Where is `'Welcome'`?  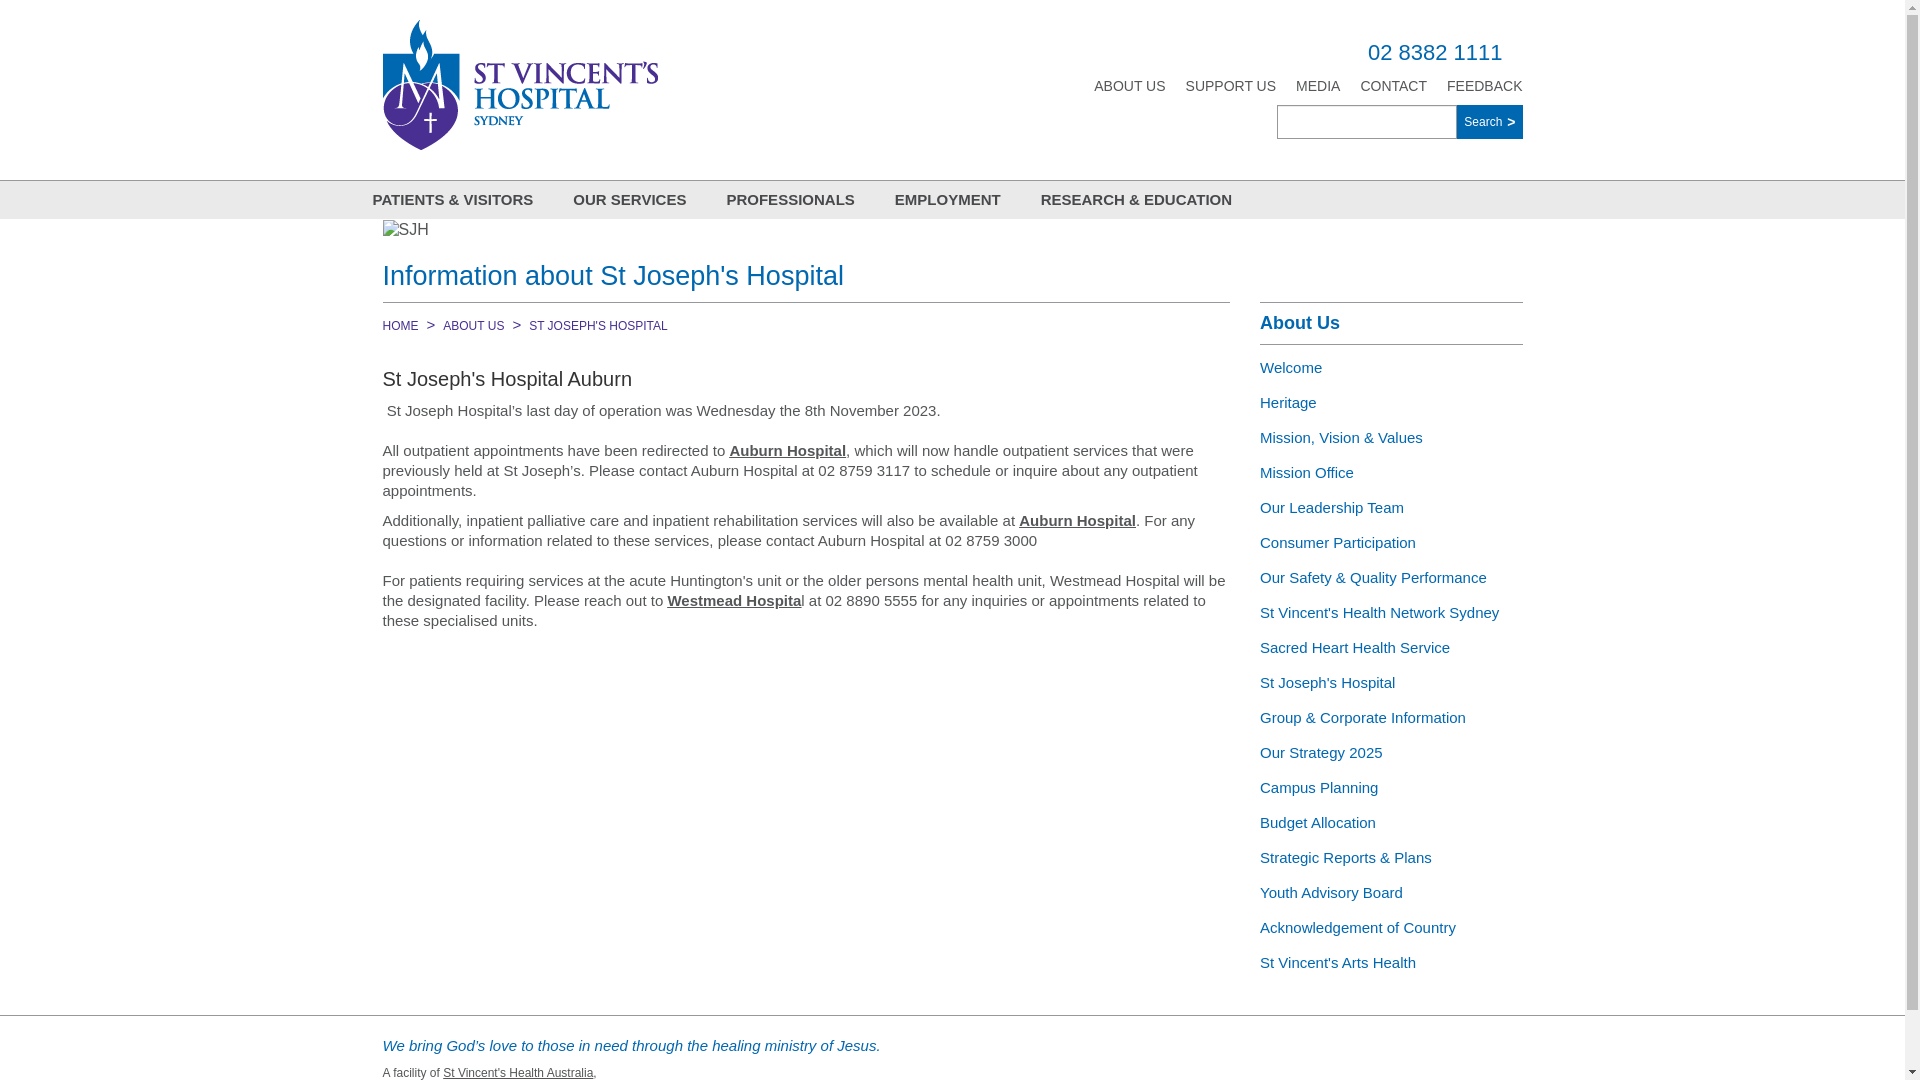
'Welcome' is located at coordinates (1390, 367).